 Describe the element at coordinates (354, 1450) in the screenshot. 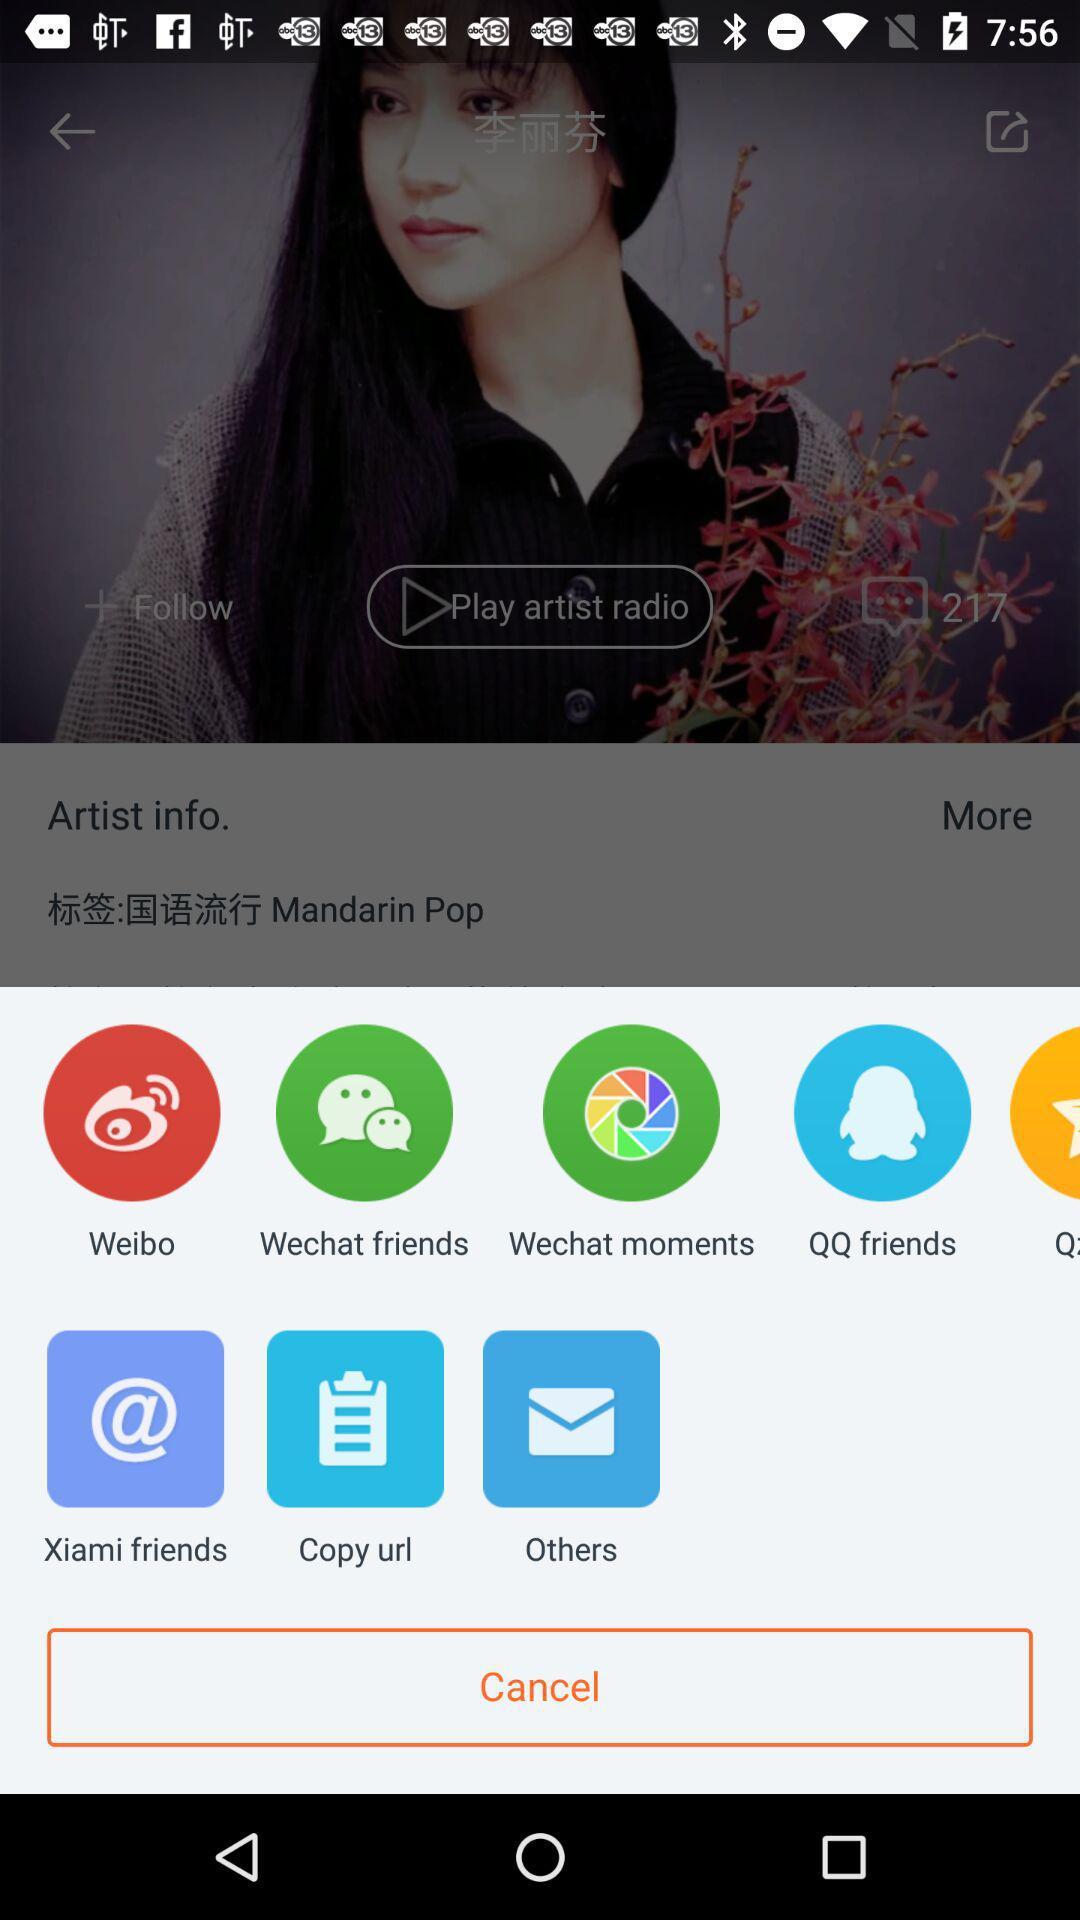

I see `the item above the cancel icon` at that location.